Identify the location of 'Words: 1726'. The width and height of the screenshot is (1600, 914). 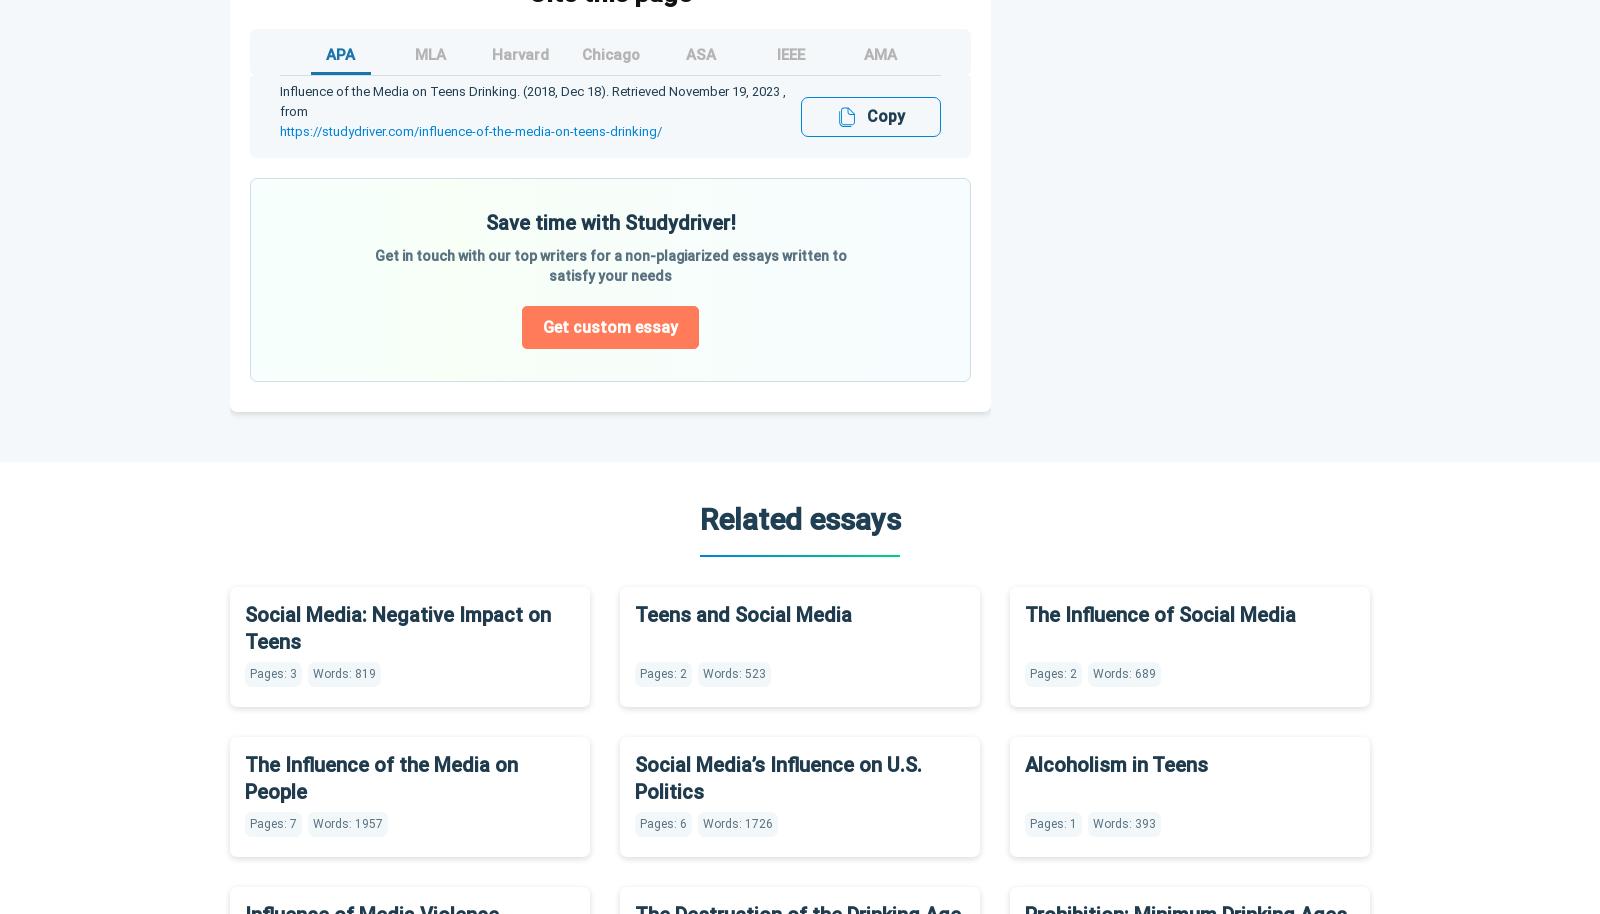
(738, 821).